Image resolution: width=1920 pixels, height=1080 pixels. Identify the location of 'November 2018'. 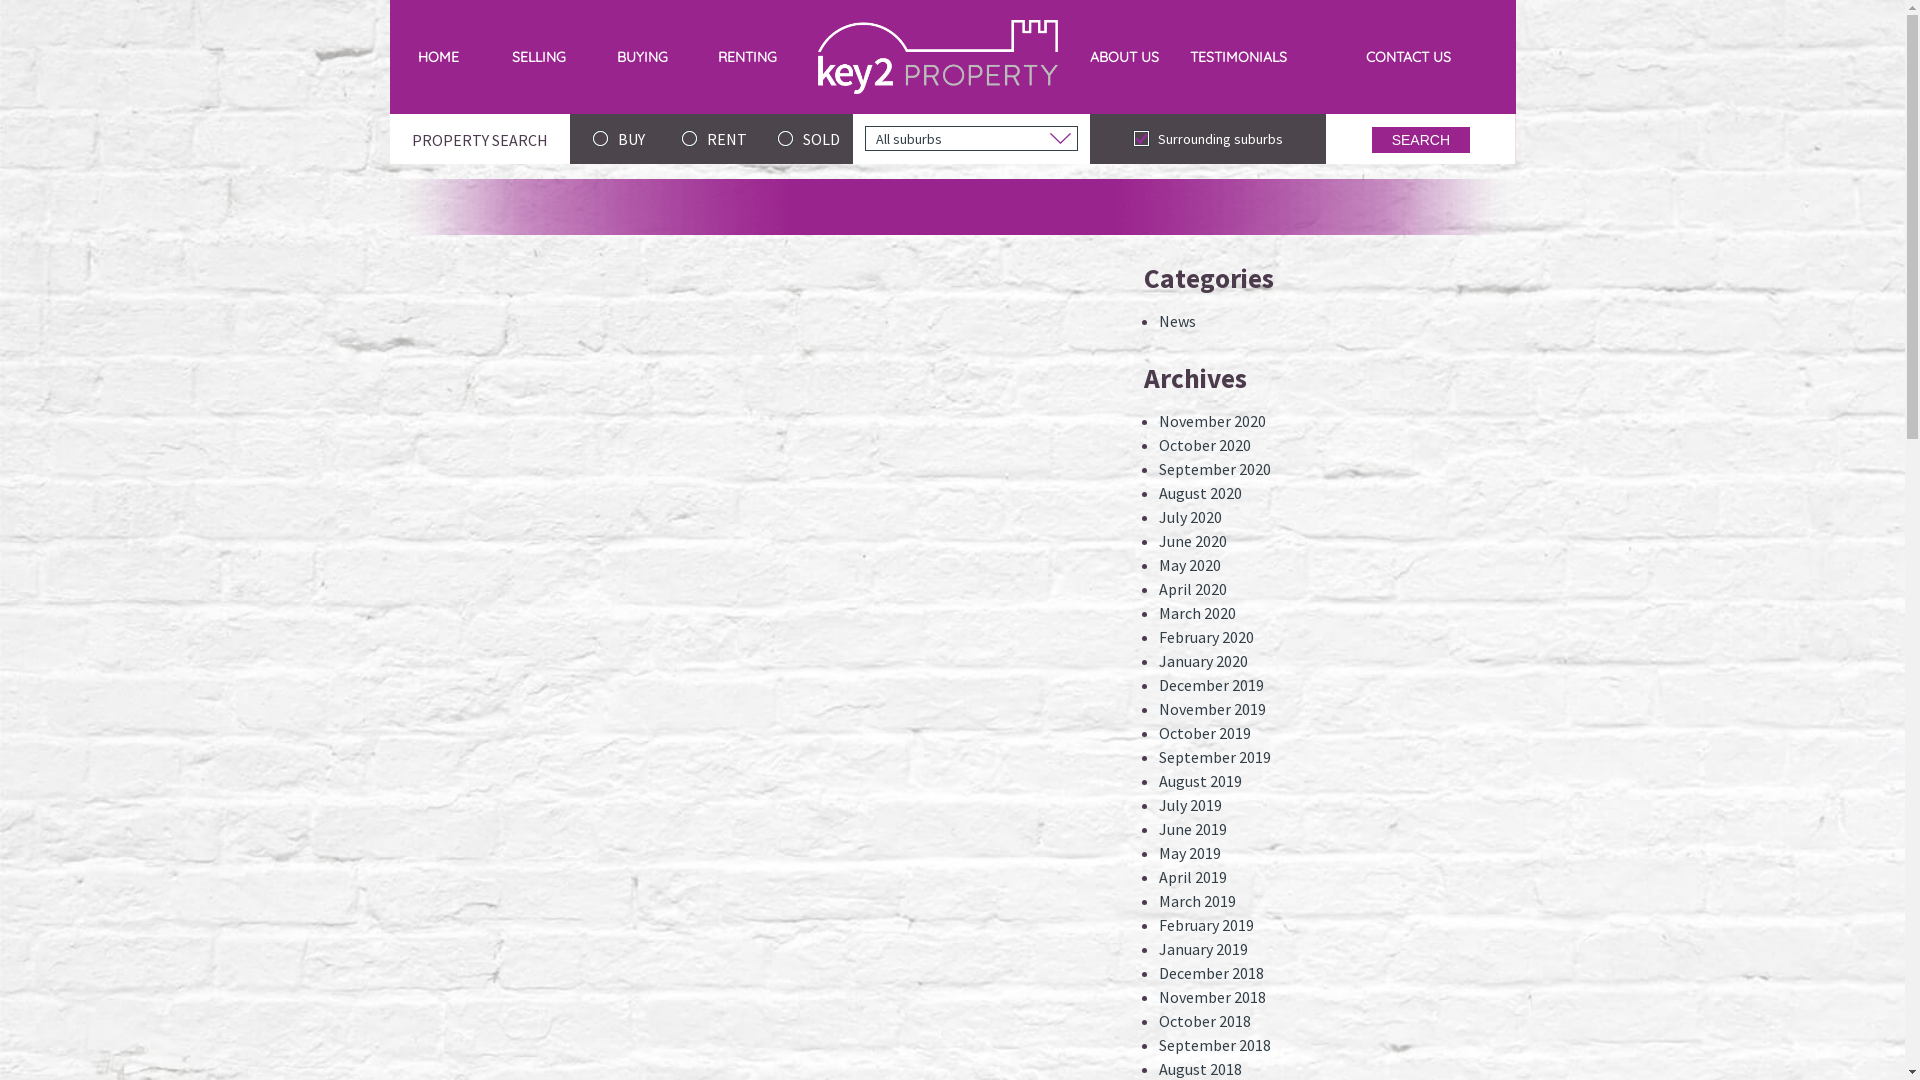
(1158, 996).